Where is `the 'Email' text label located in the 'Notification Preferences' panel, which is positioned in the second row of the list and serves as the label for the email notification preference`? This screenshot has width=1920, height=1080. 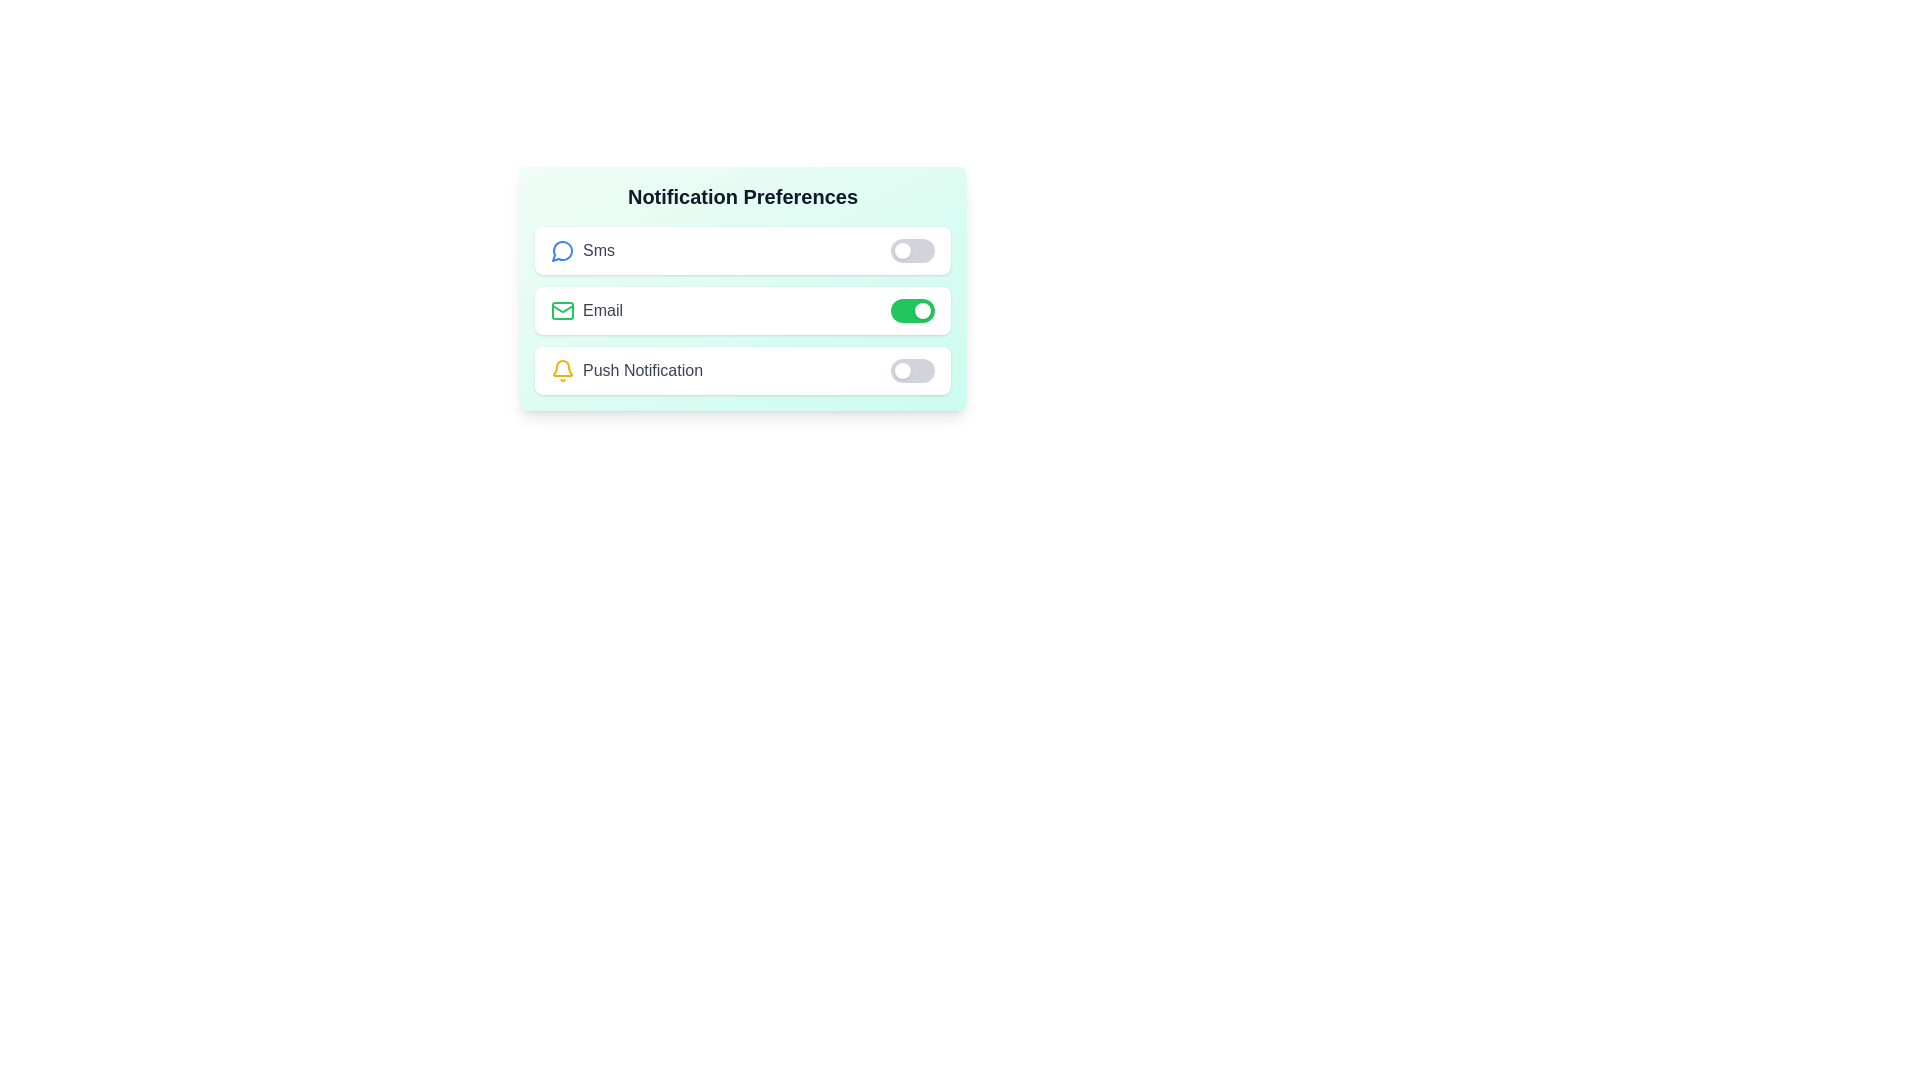
the 'Email' text label located in the 'Notification Preferences' panel, which is positioned in the second row of the list and serves as the label for the email notification preference is located at coordinates (602, 311).